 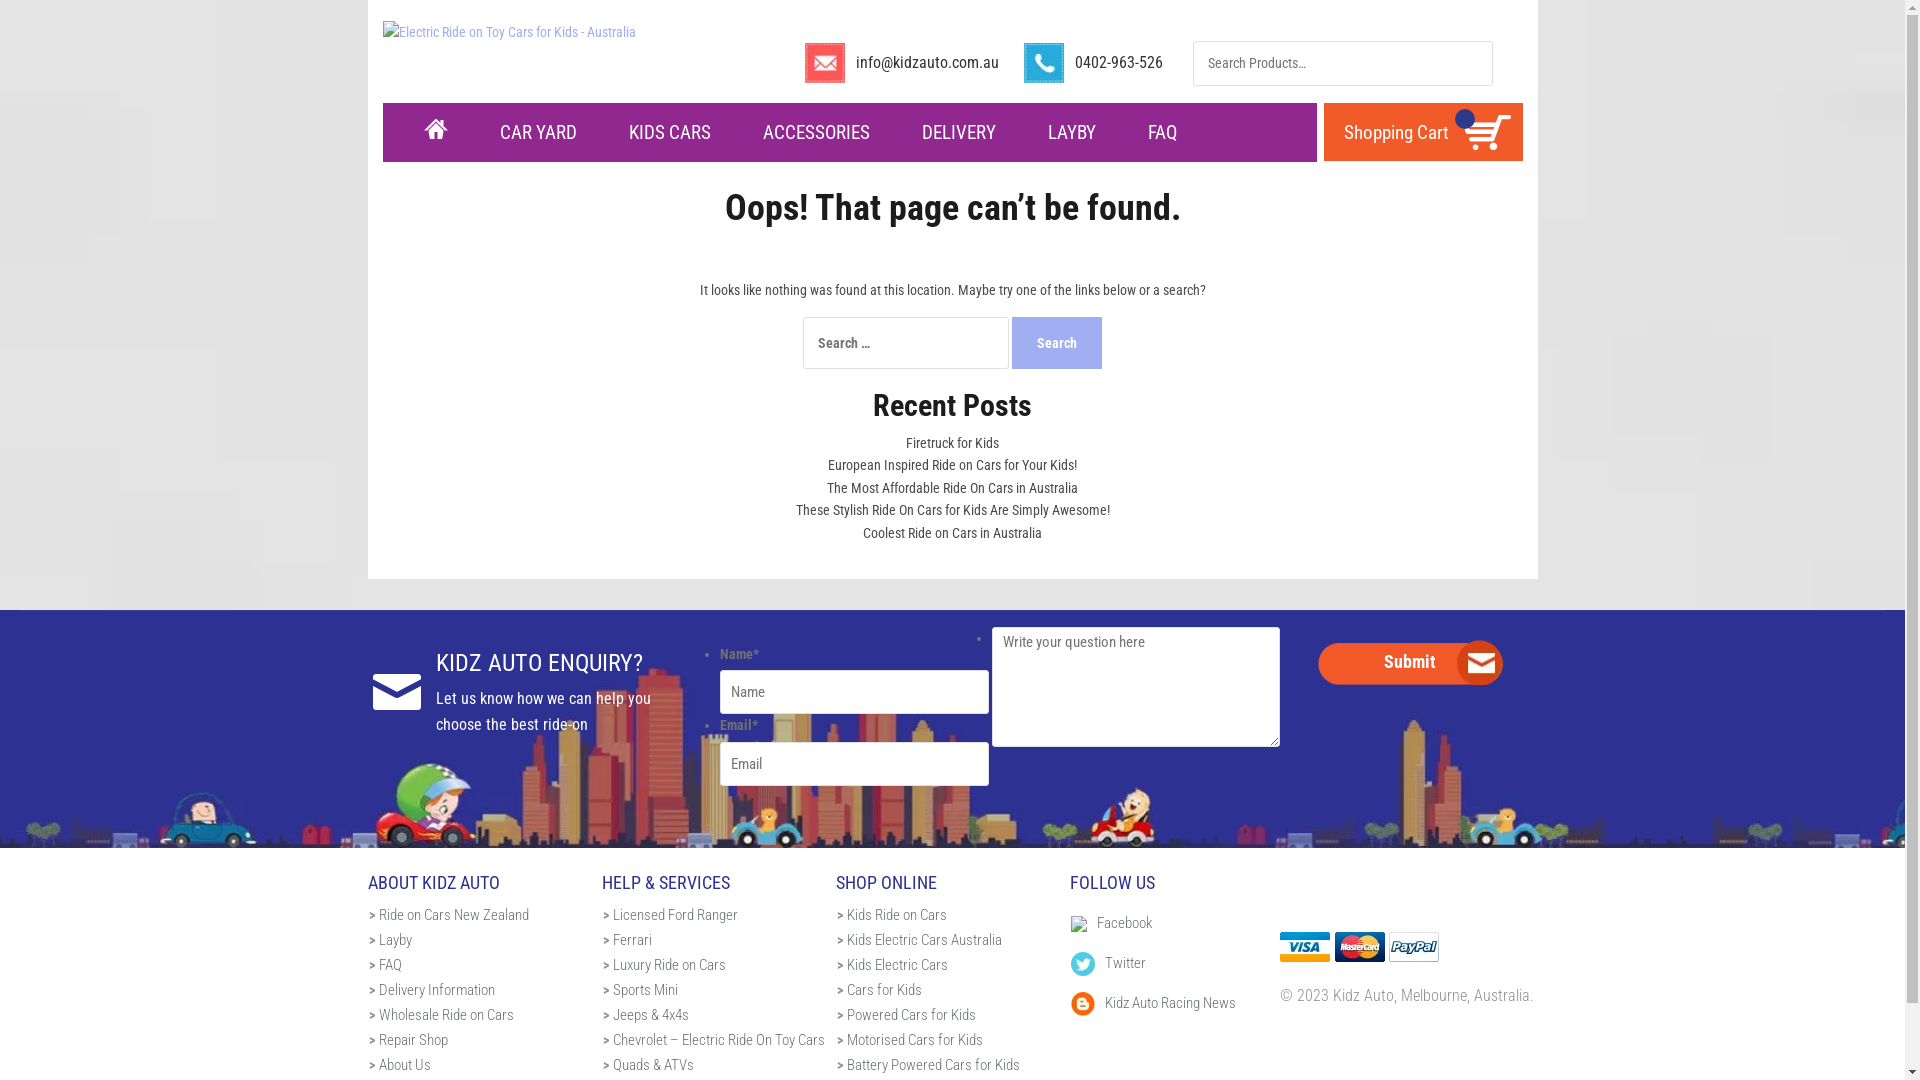 I want to click on 'ACCESSORIES', so click(x=815, y=133).